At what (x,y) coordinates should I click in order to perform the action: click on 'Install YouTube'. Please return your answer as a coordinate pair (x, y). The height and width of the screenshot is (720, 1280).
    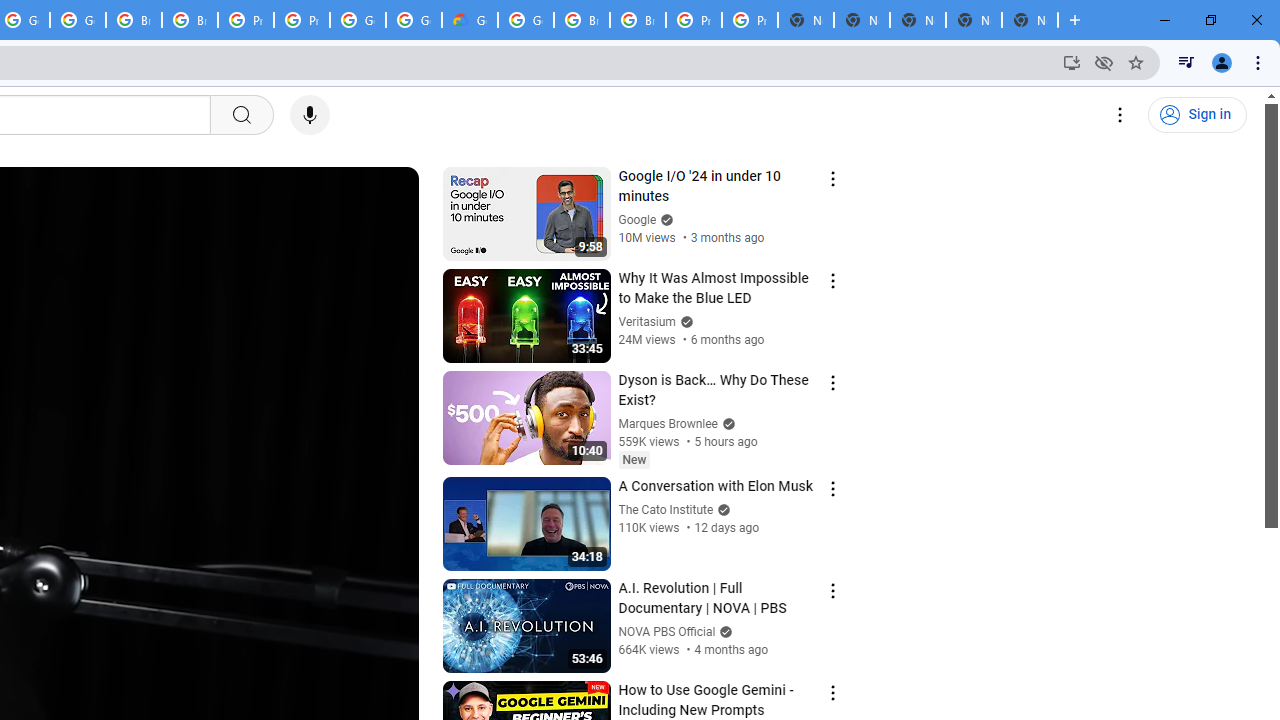
    Looking at the image, I should click on (1071, 61).